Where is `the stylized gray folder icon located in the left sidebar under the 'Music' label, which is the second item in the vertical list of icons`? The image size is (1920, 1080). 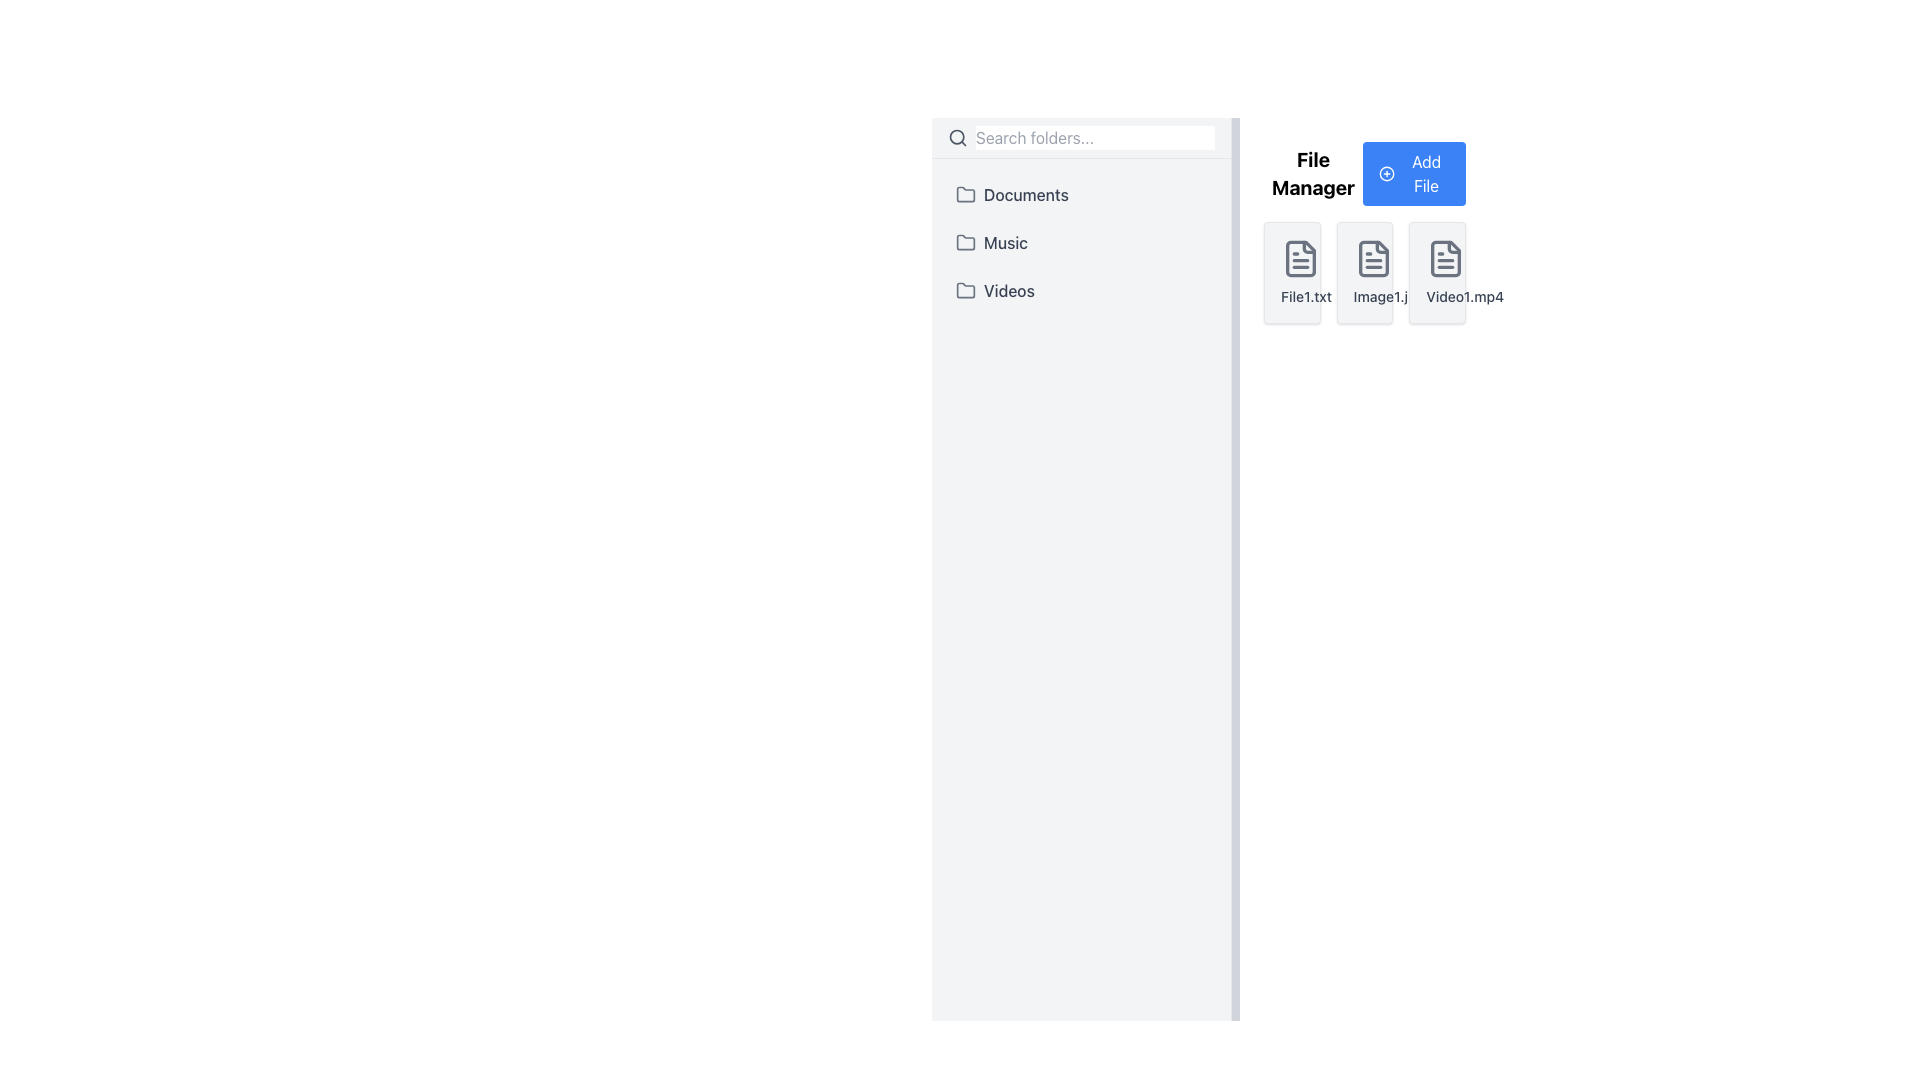 the stylized gray folder icon located in the left sidebar under the 'Music' label, which is the second item in the vertical list of icons is located at coordinates (965, 241).